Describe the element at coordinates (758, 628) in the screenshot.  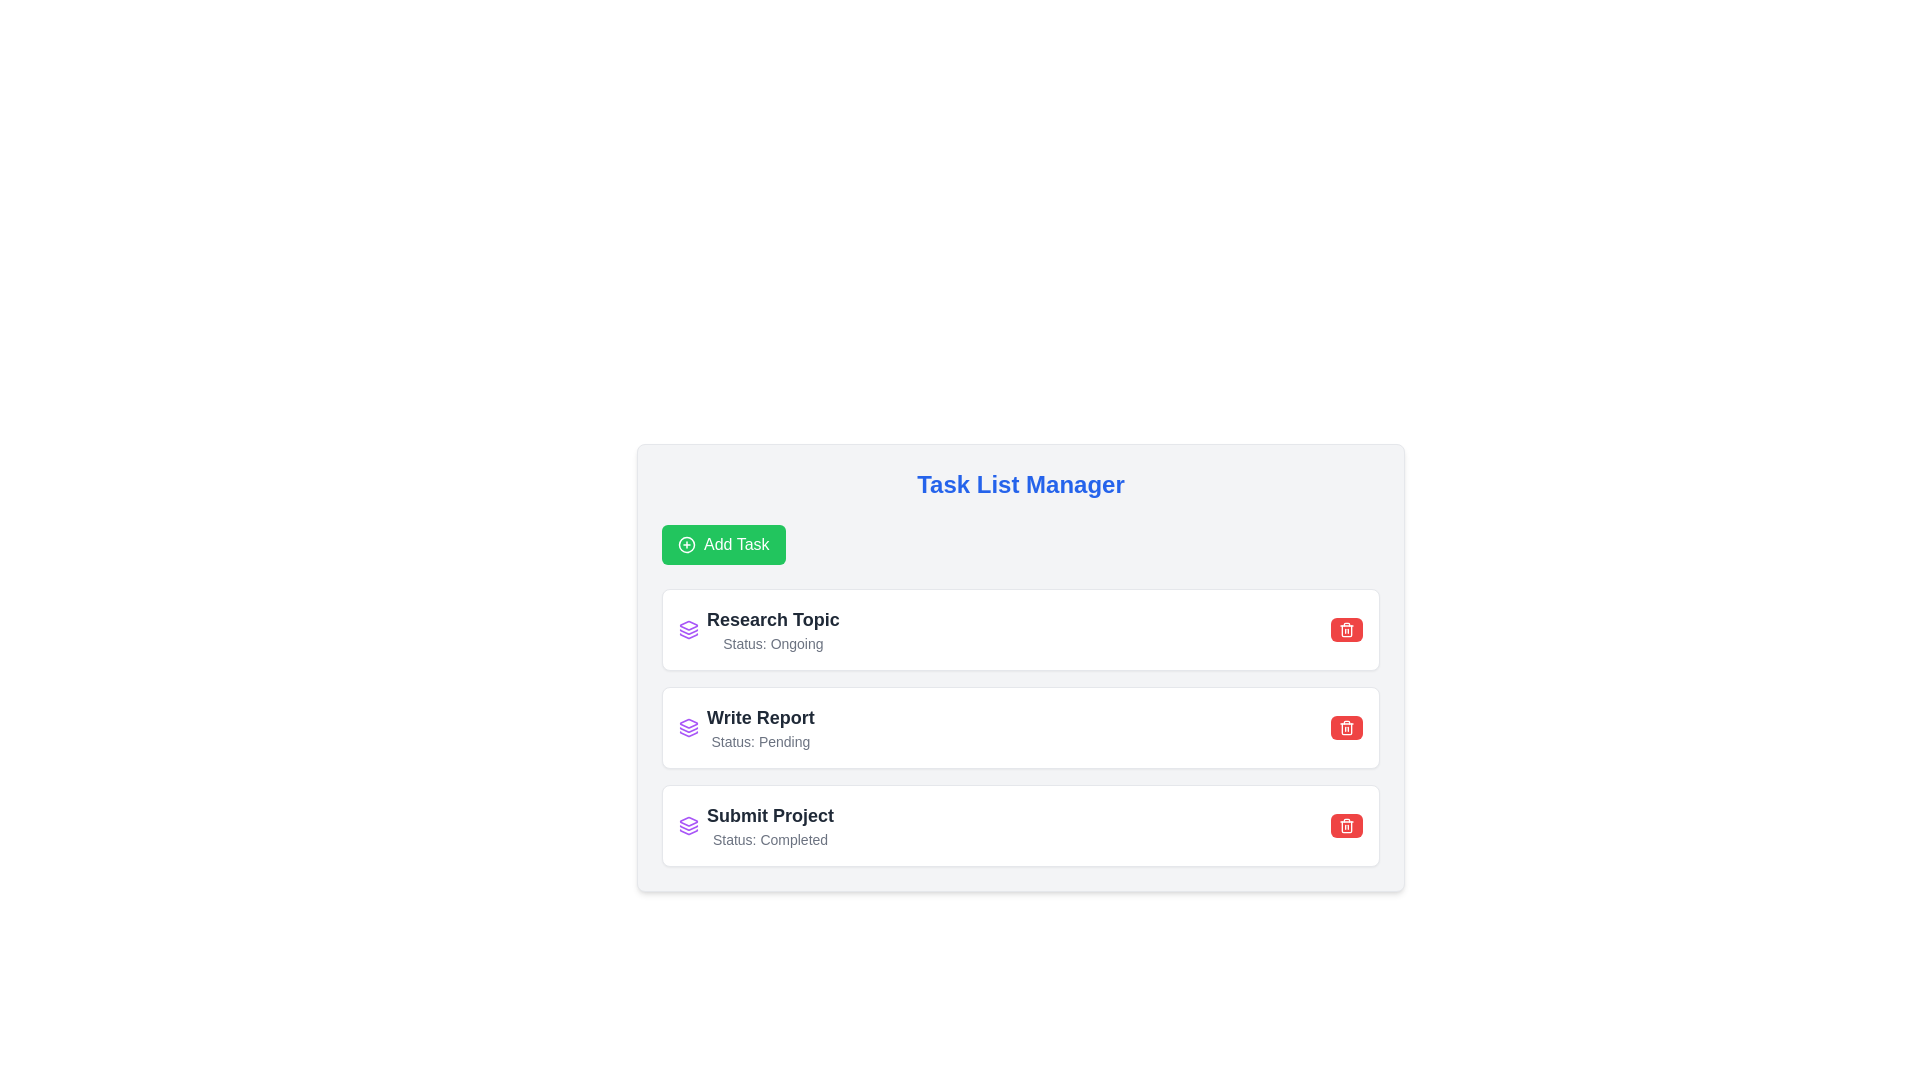
I see `text 'Research Topic' and its status 'Ongoing' from the Text Display with Icon located in the first item of the task manager interface` at that location.